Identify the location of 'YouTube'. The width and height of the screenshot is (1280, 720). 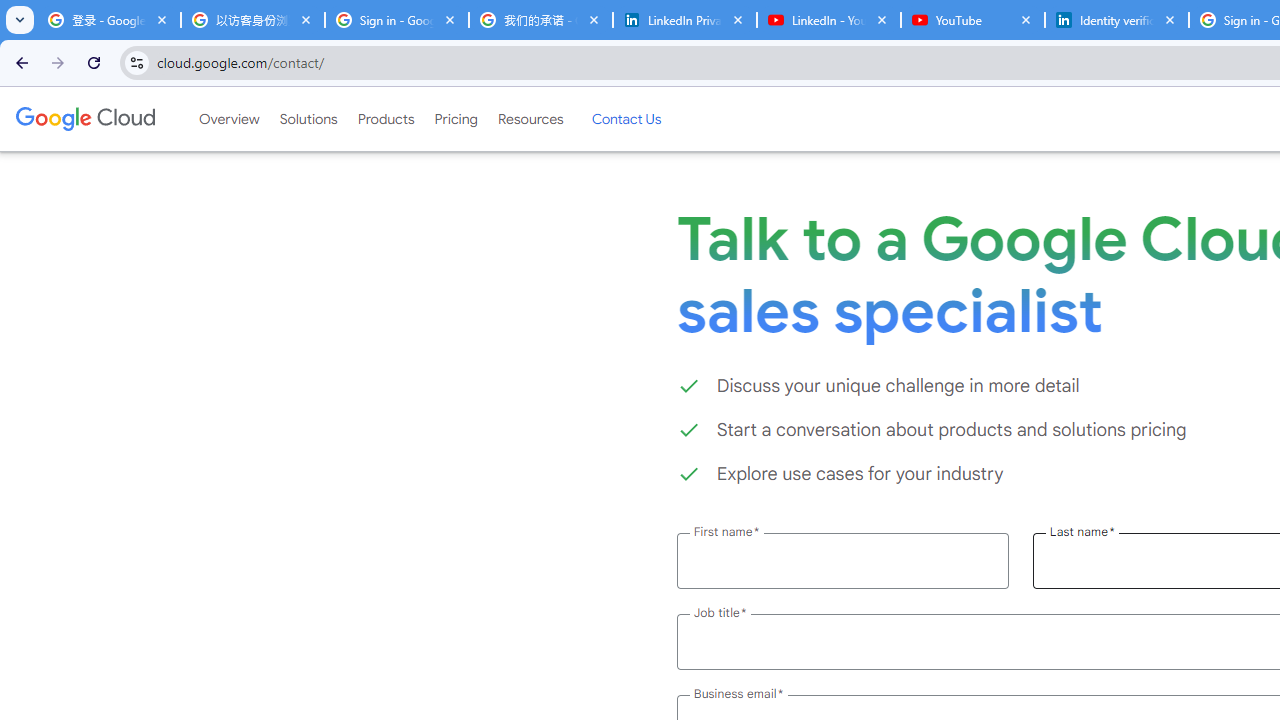
(972, 20).